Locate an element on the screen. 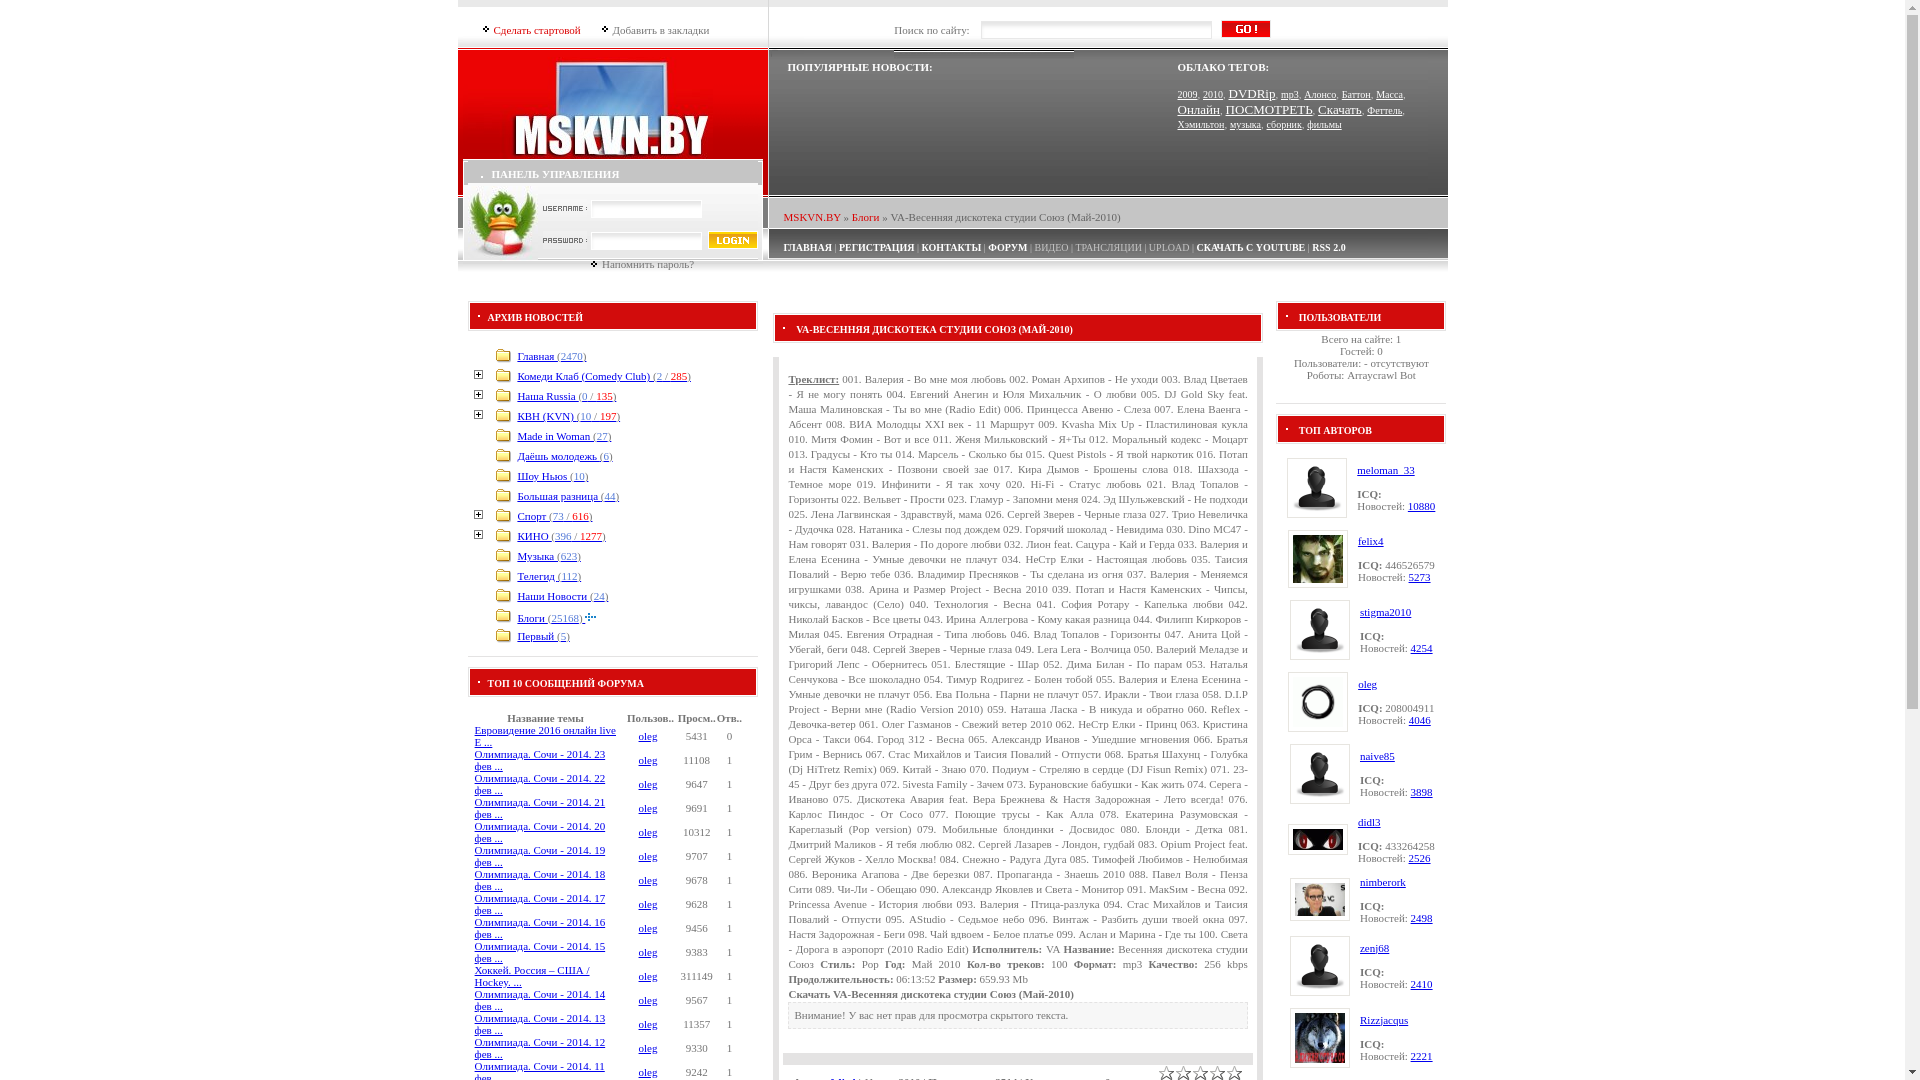  '2498' is located at coordinates (1420, 918).